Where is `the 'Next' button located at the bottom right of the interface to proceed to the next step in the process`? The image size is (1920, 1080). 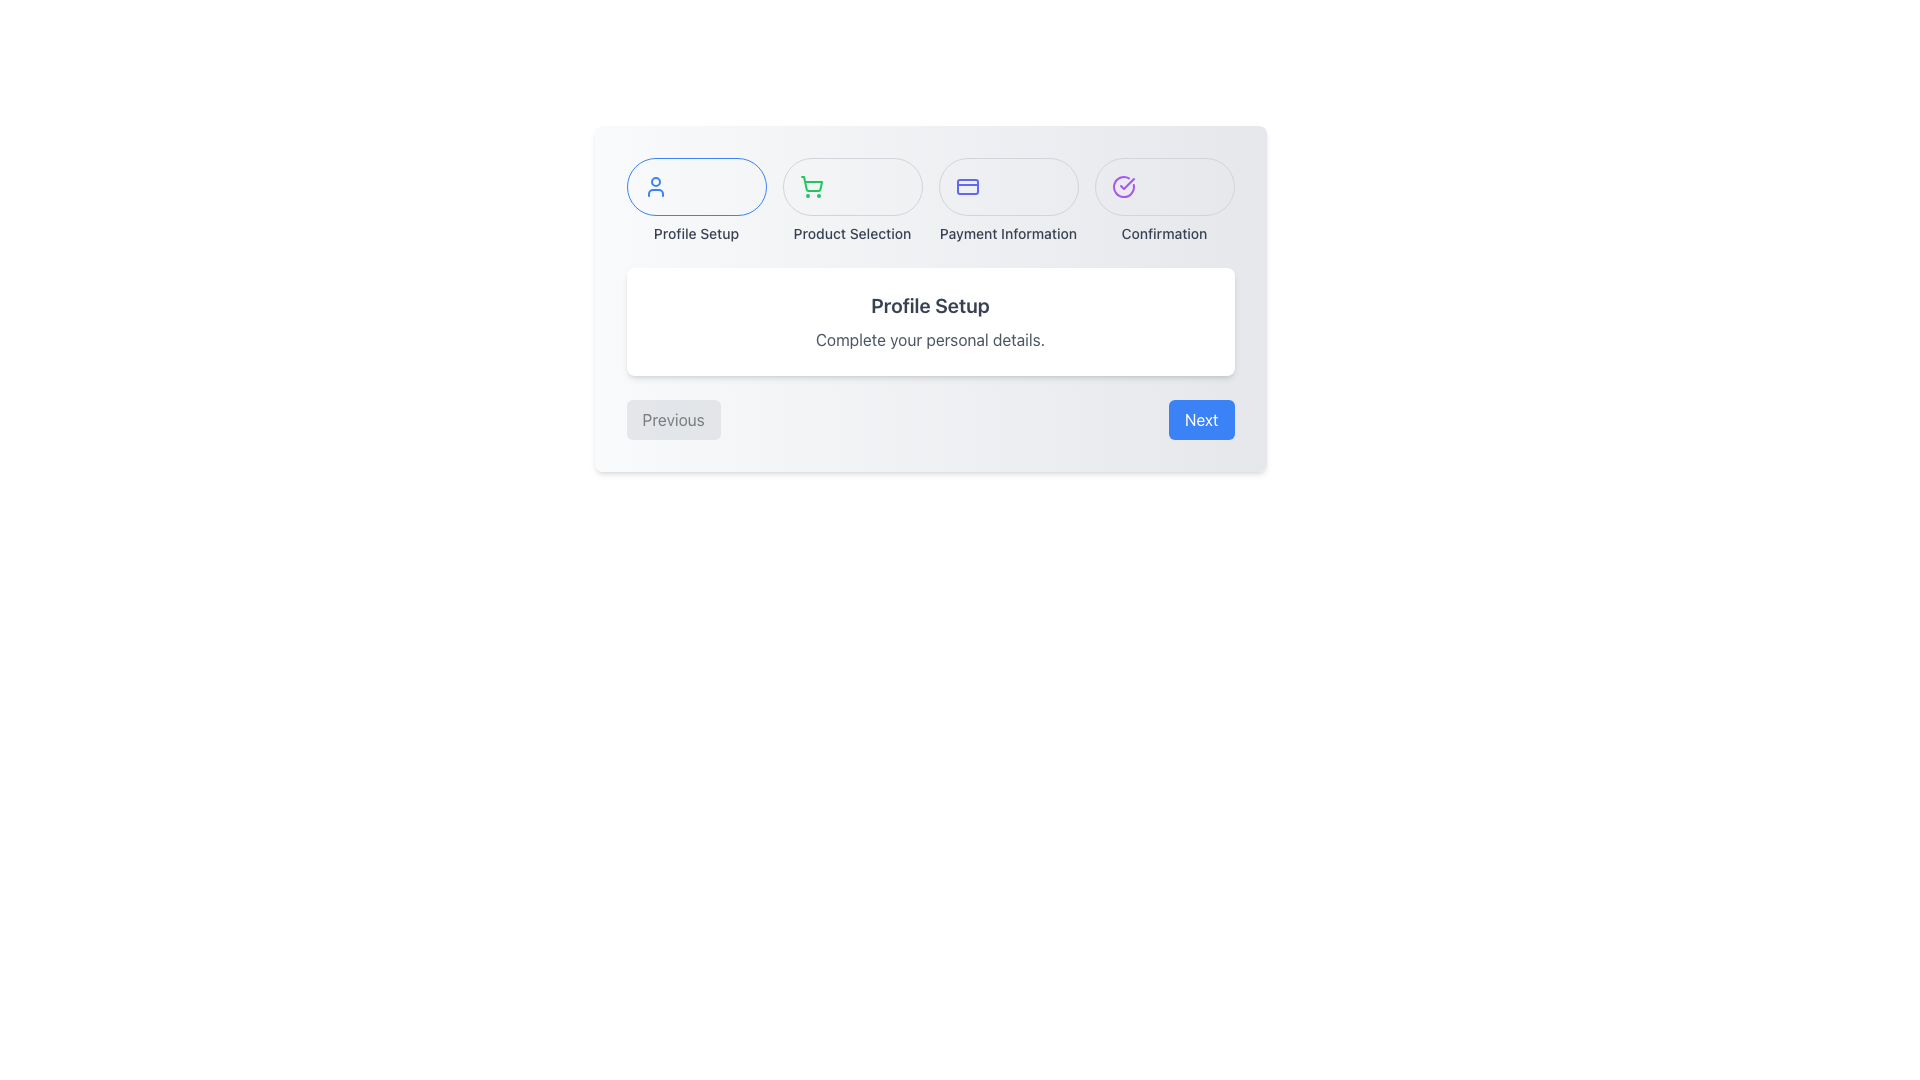 the 'Next' button located at the bottom right of the interface to proceed to the next step in the process is located at coordinates (1200, 419).